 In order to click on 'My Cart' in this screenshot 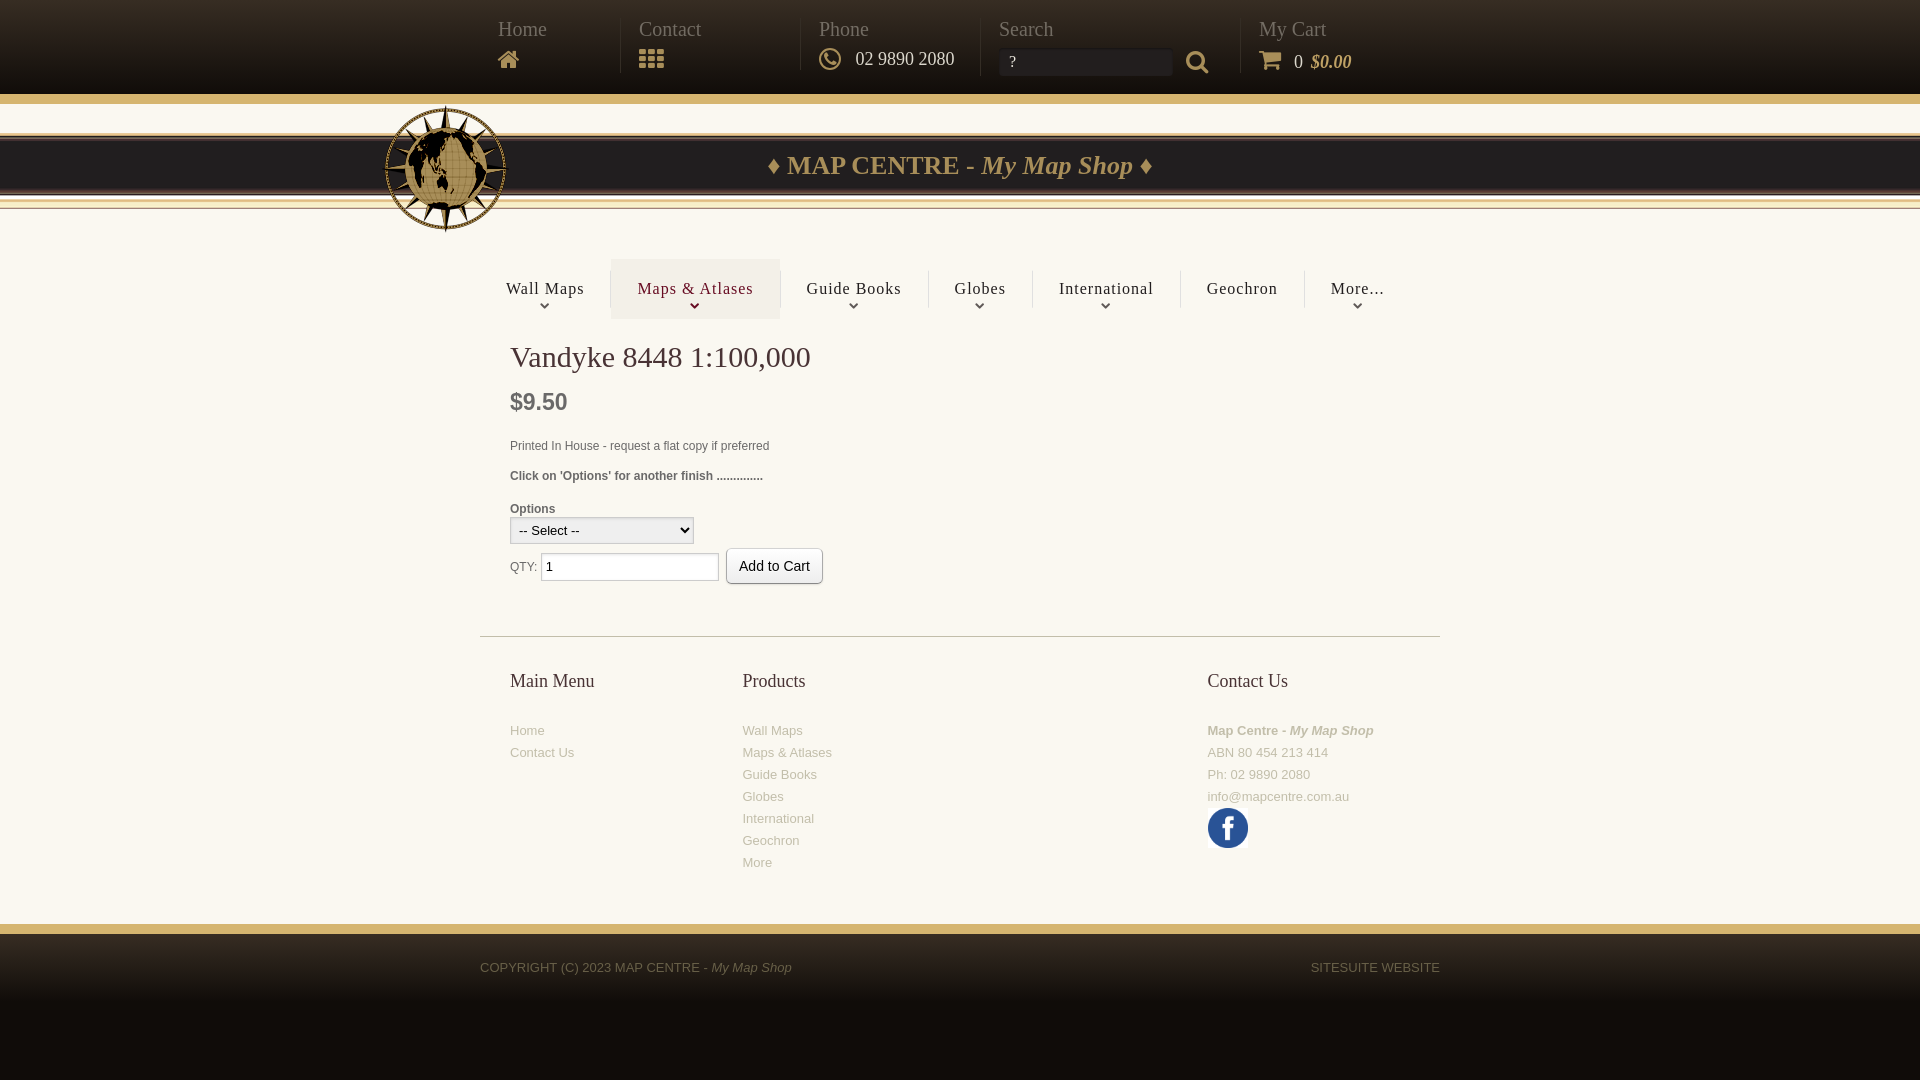, I will do `click(1257, 29)`.